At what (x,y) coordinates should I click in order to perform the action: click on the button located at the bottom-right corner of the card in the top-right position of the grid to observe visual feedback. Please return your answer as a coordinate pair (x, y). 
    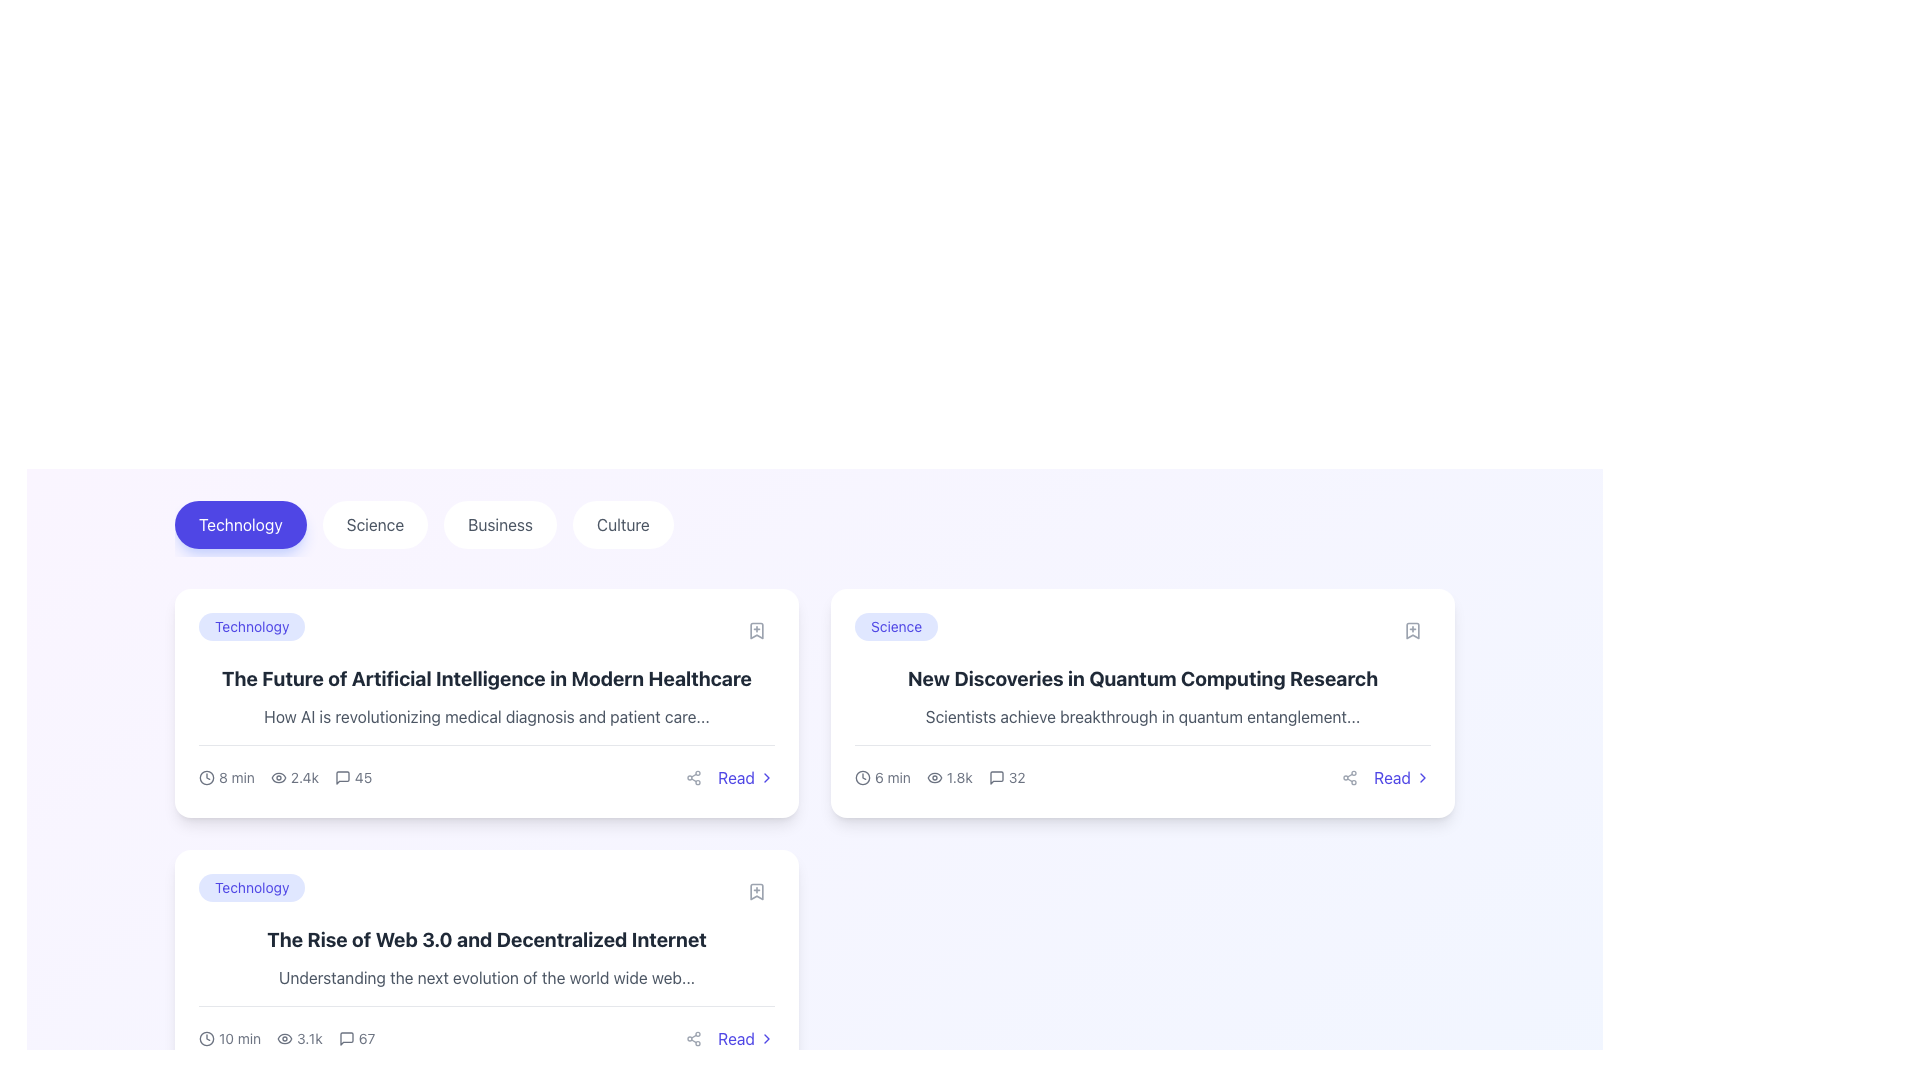
    Looking at the image, I should click on (1401, 777).